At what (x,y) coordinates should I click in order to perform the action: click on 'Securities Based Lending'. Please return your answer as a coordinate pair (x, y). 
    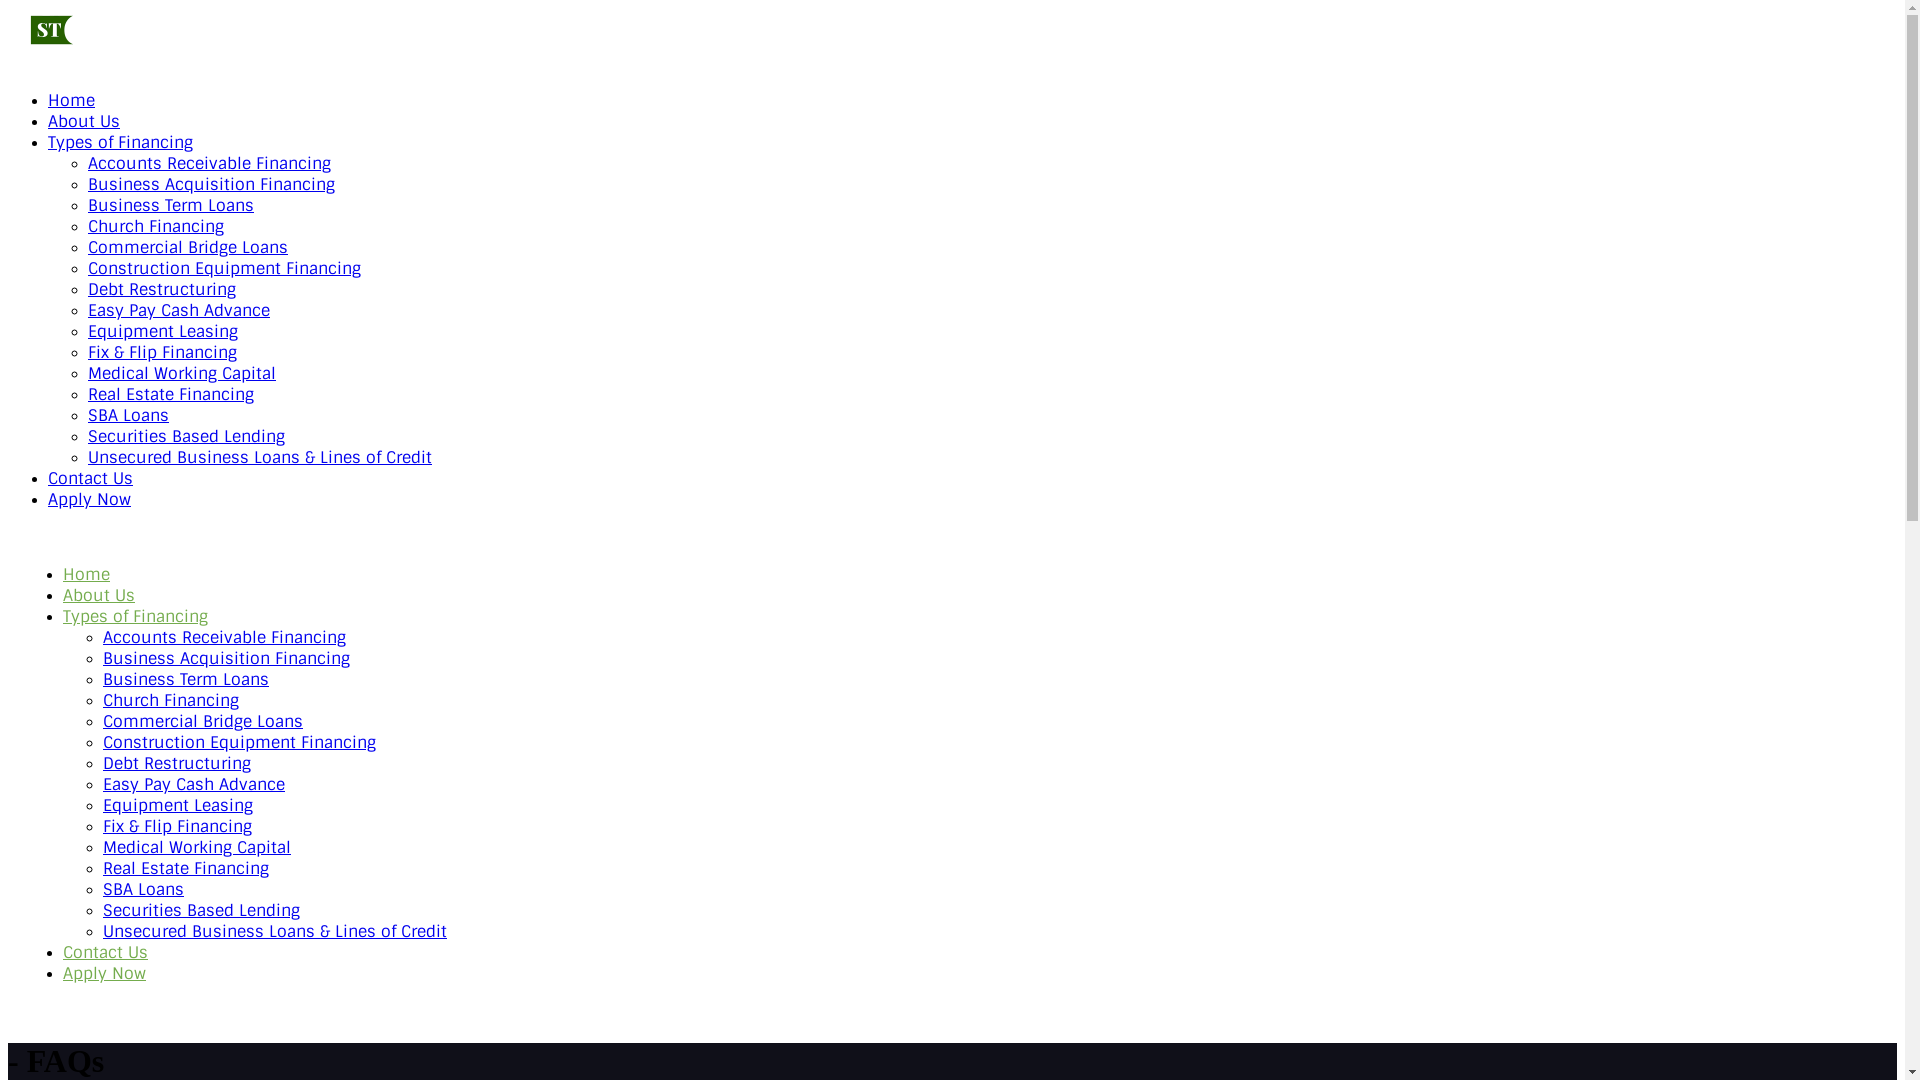
    Looking at the image, I should click on (186, 435).